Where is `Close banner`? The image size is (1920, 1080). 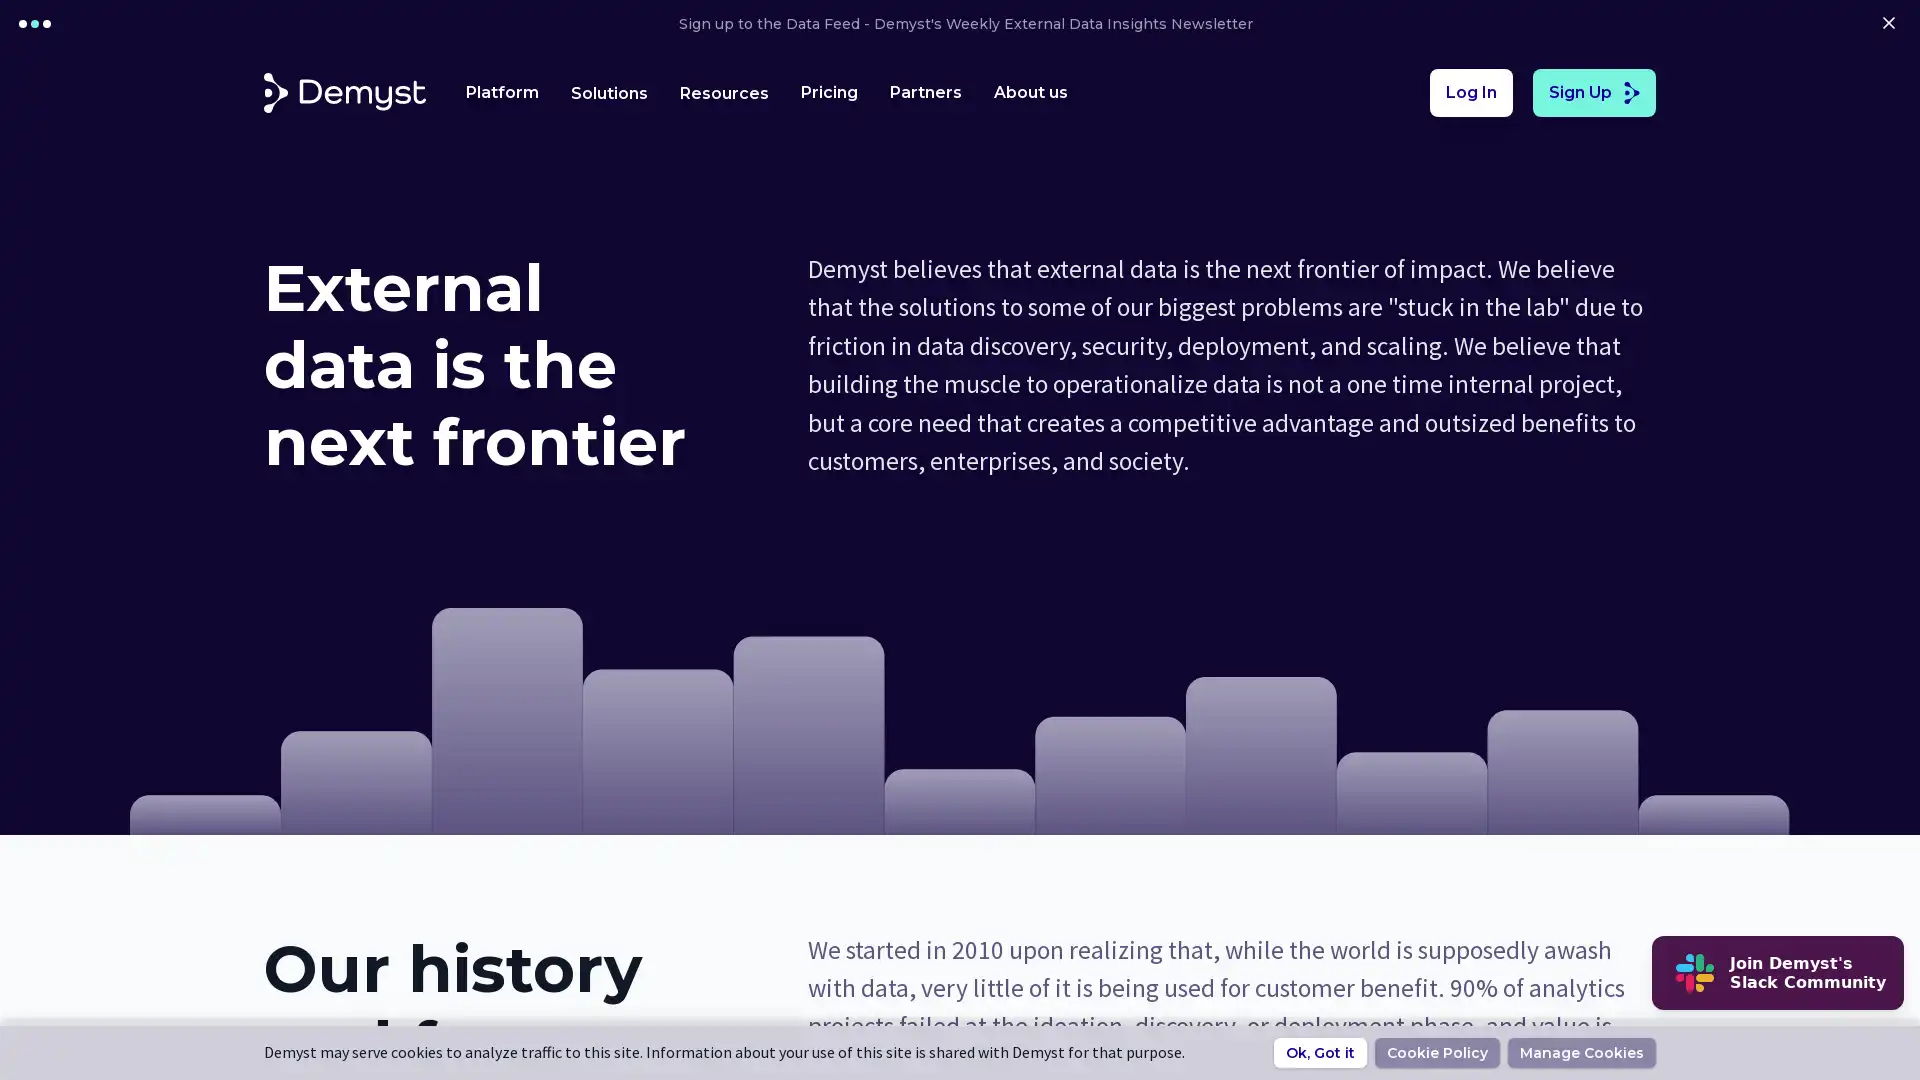 Close banner is located at coordinates (1886, 23).